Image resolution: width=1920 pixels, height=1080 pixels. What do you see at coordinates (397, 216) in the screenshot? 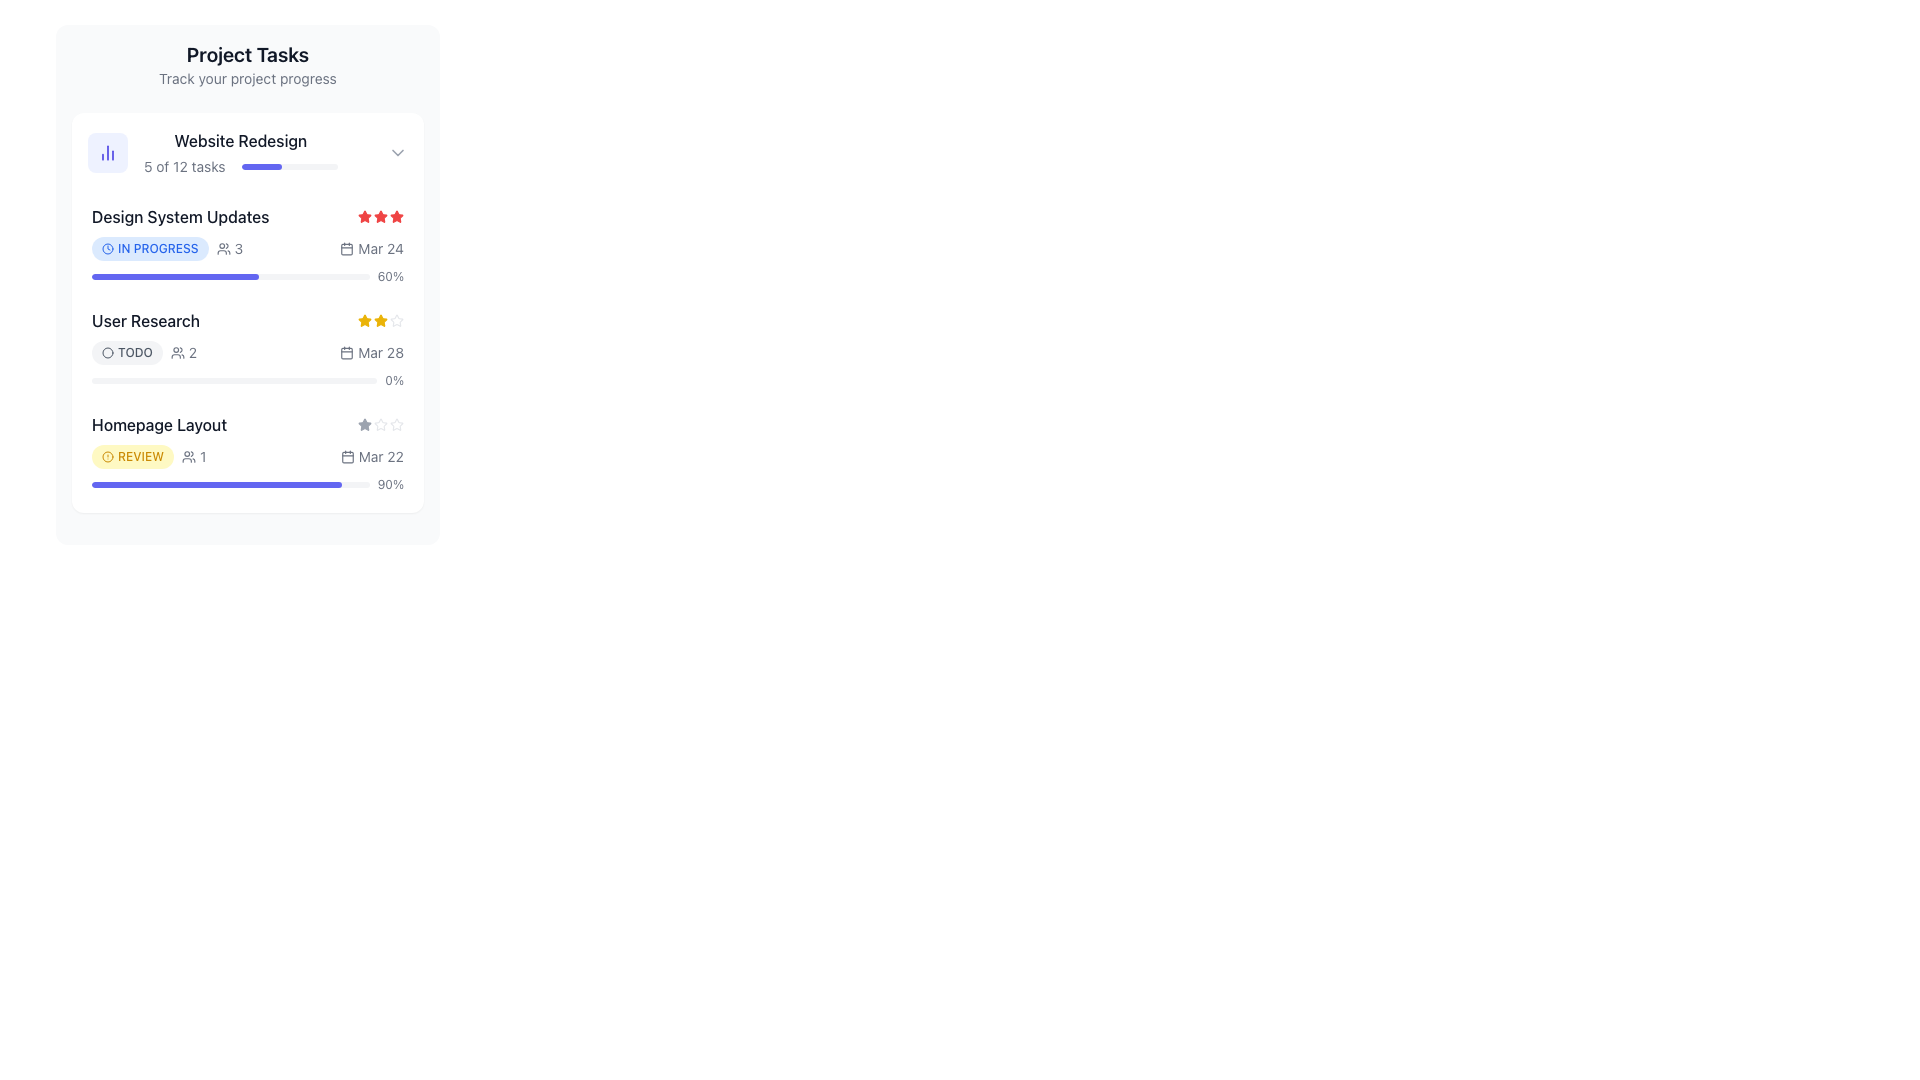
I see `the second star icon in the 'Design System Updates' task card to interact or change its state` at bounding box center [397, 216].